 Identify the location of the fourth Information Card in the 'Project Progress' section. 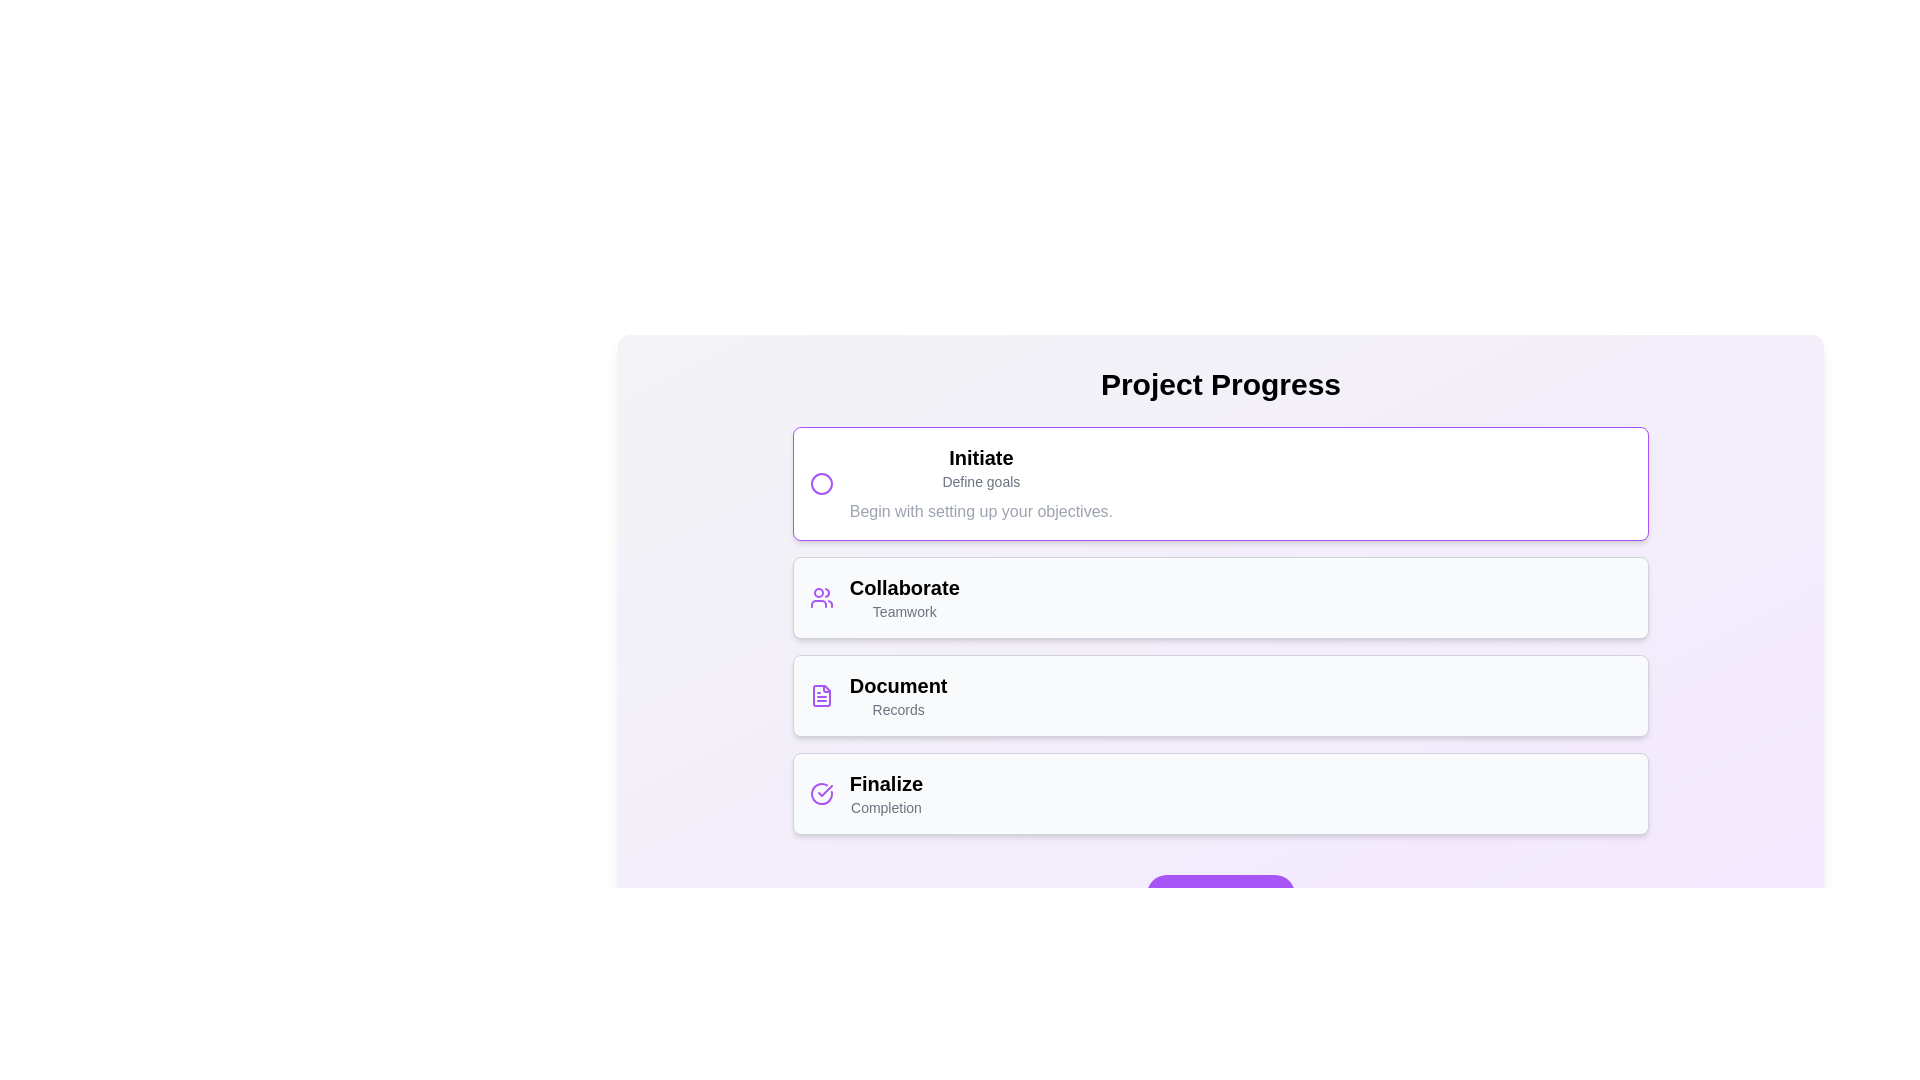
(1219, 793).